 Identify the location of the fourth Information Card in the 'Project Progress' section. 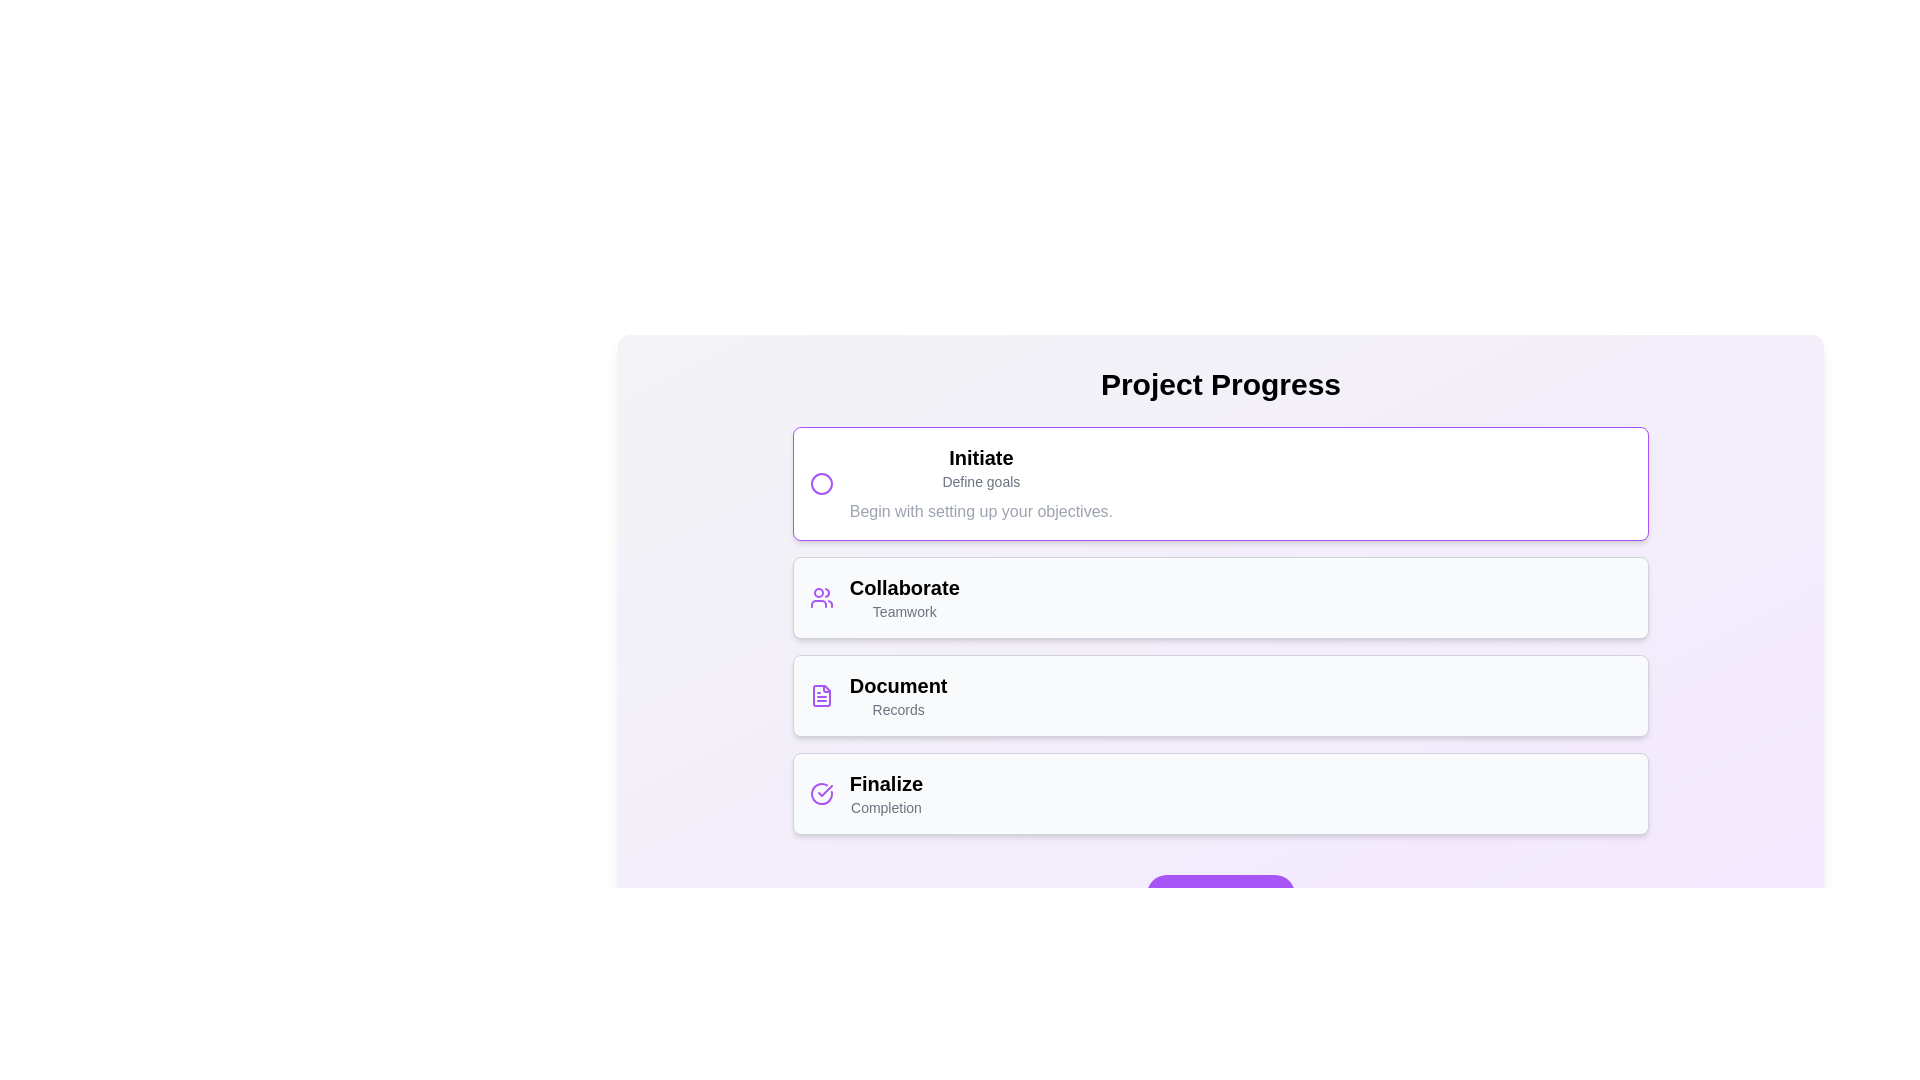
(1219, 793).